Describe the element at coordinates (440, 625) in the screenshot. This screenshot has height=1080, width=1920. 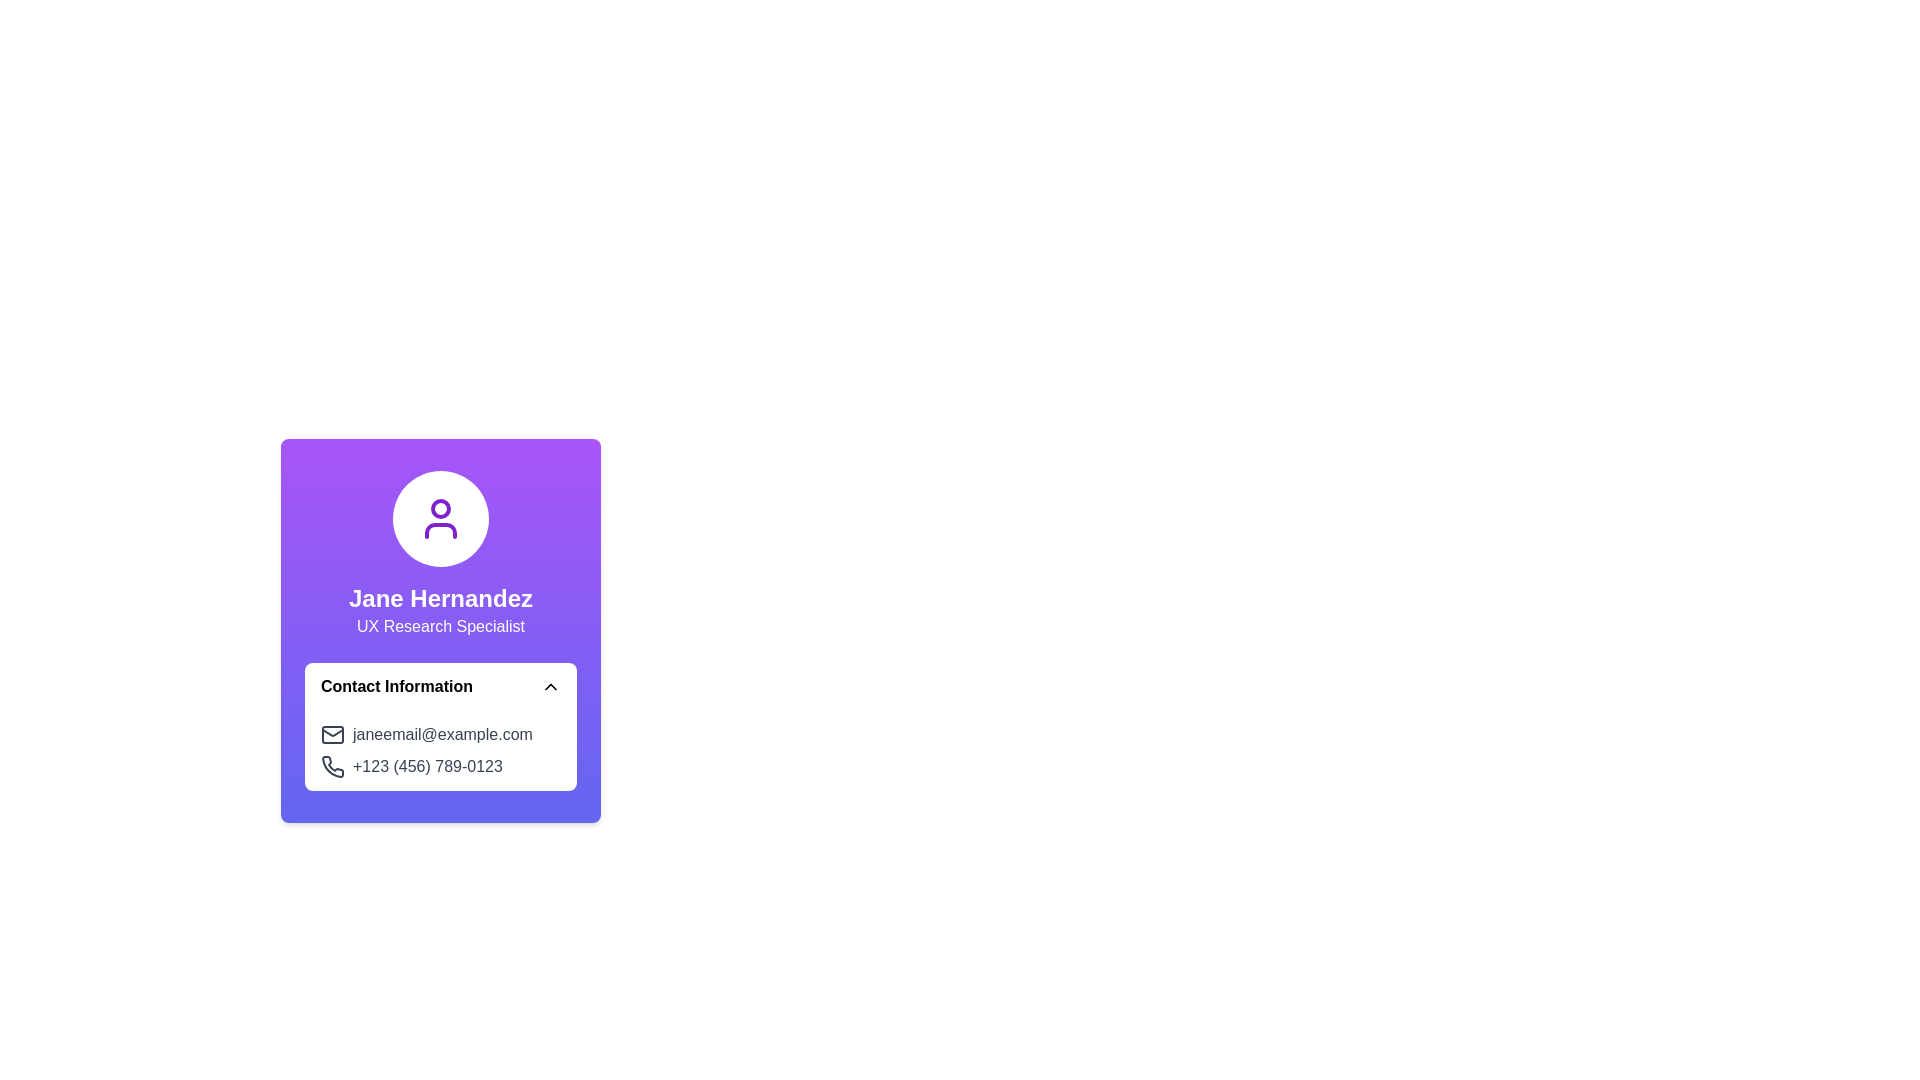
I see `the text label indicating the professional title of Jane Hernandez, which is centrally positioned below her name and above the 'Contact Information' section` at that location.